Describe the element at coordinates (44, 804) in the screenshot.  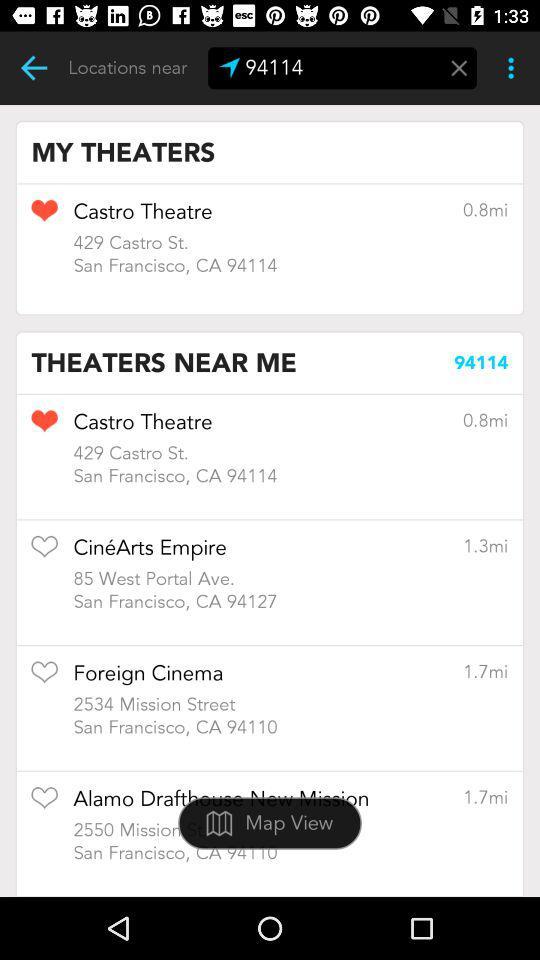
I see `like button` at that location.